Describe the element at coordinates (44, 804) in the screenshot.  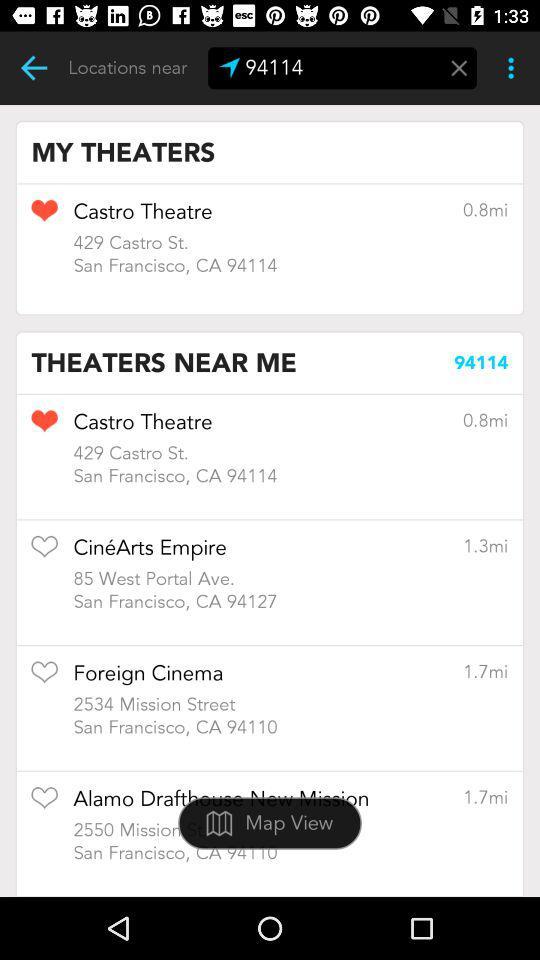
I see `like button` at that location.